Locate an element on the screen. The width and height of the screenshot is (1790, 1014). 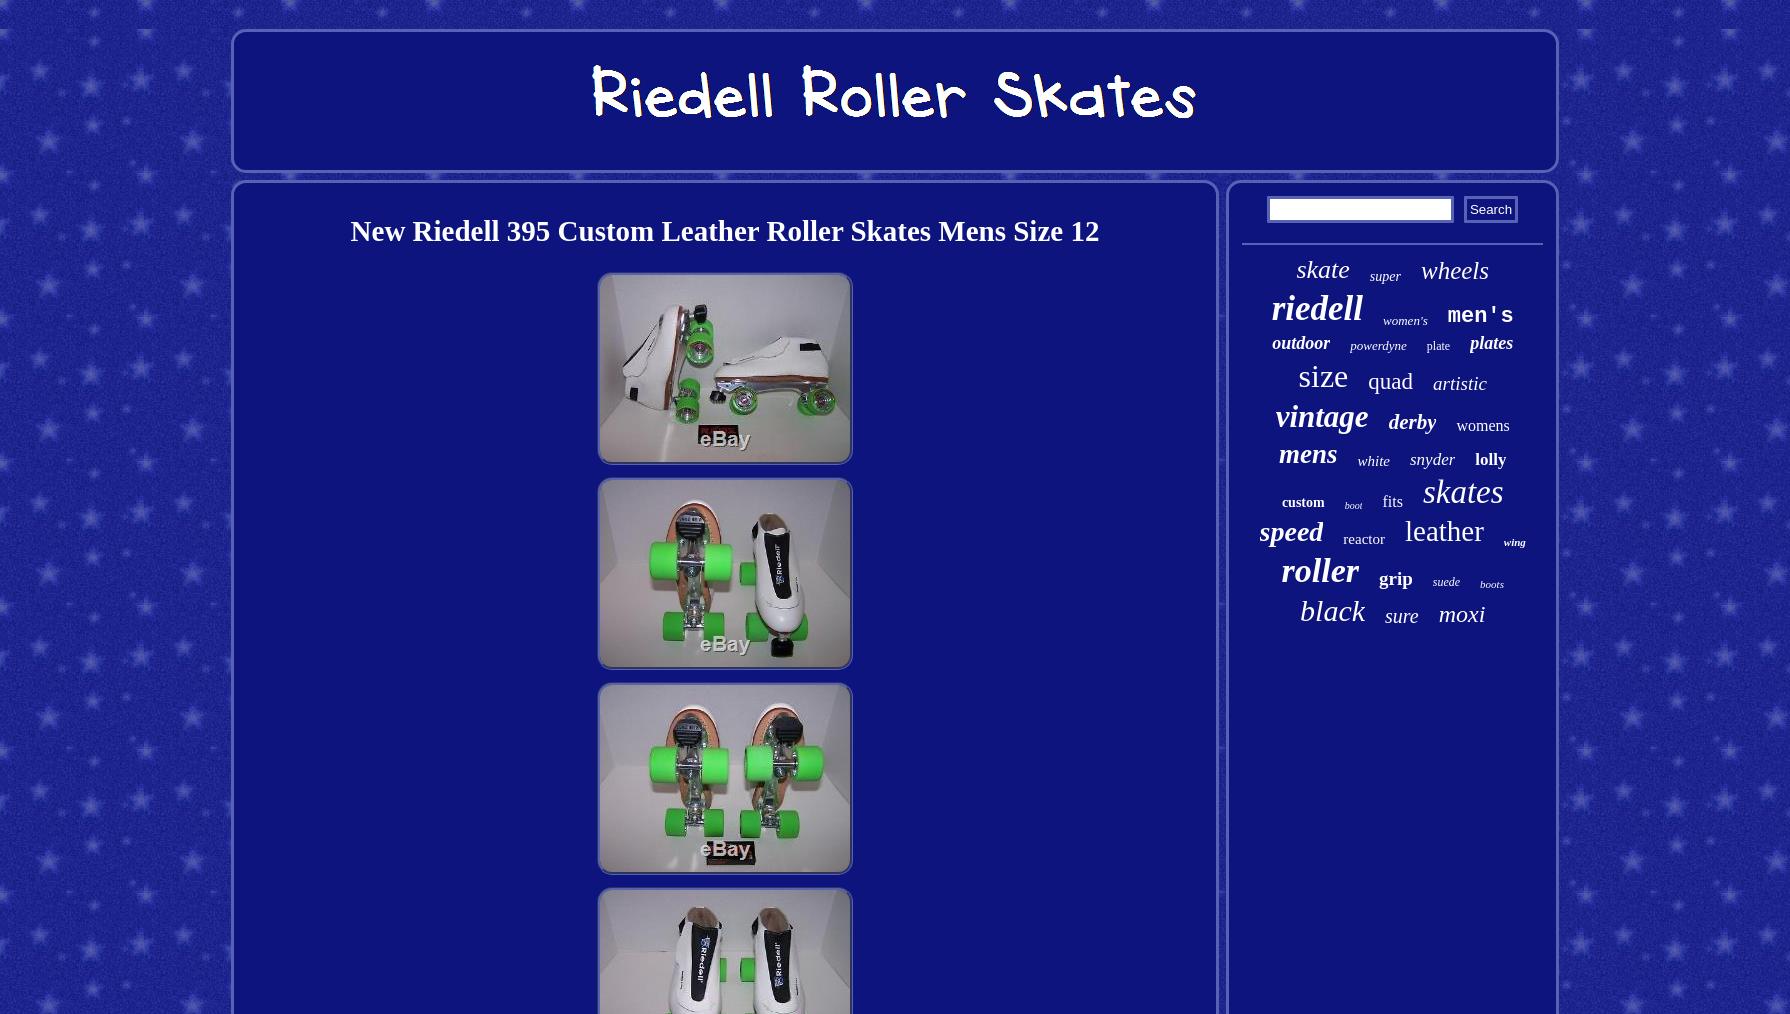
'black' is located at coordinates (1332, 610).